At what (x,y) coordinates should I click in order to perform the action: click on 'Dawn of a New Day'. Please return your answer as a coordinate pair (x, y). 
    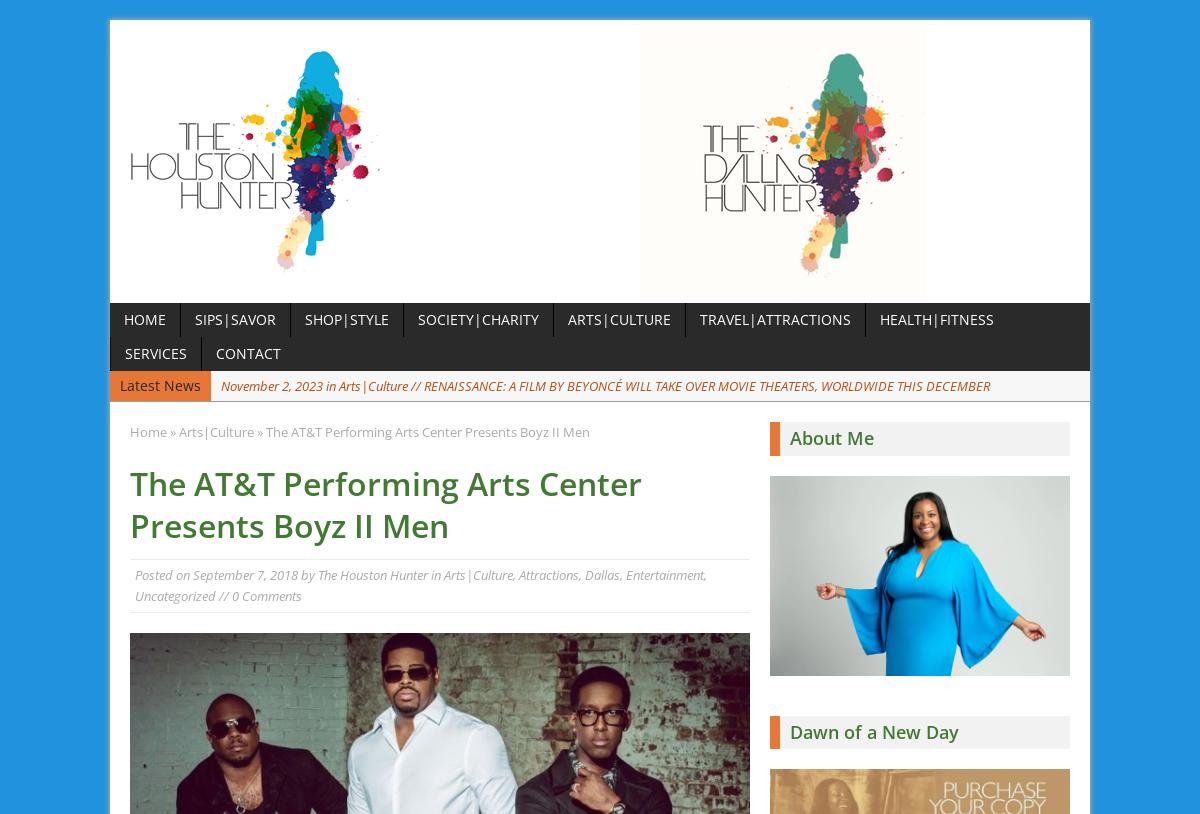
    Looking at the image, I should click on (873, 730).